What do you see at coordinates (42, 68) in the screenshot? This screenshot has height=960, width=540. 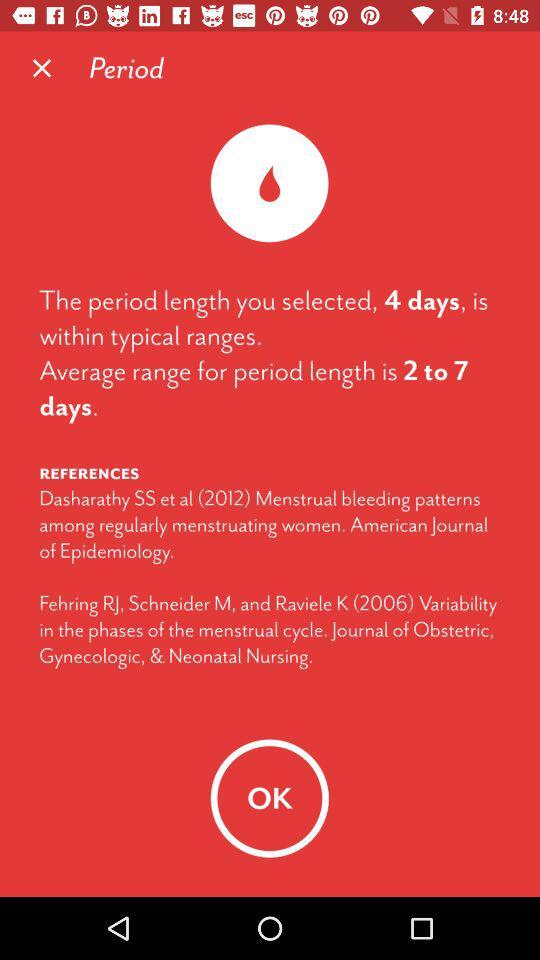 I see `widget` at bounding box center [42, 68].